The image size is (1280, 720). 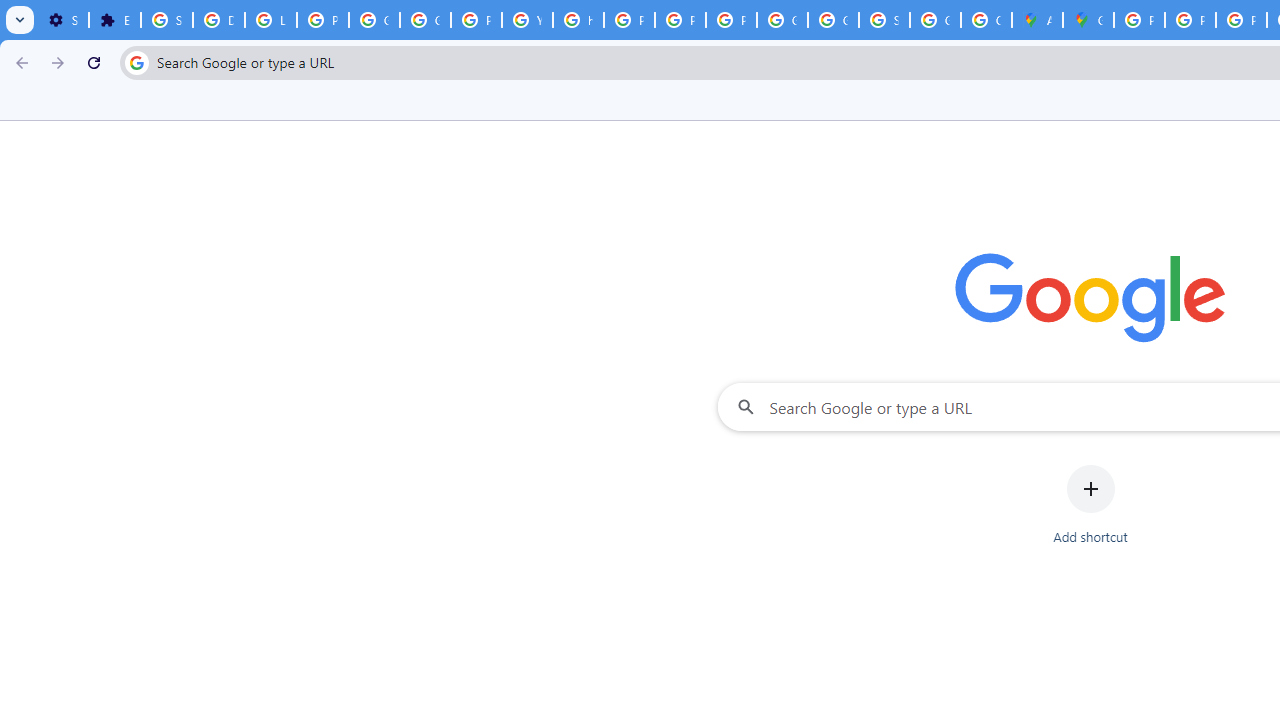 What do you see at coordinates (1087, 20) in the screenshot?
I see `'Google Maps'` at bounding box center [1087, 20].